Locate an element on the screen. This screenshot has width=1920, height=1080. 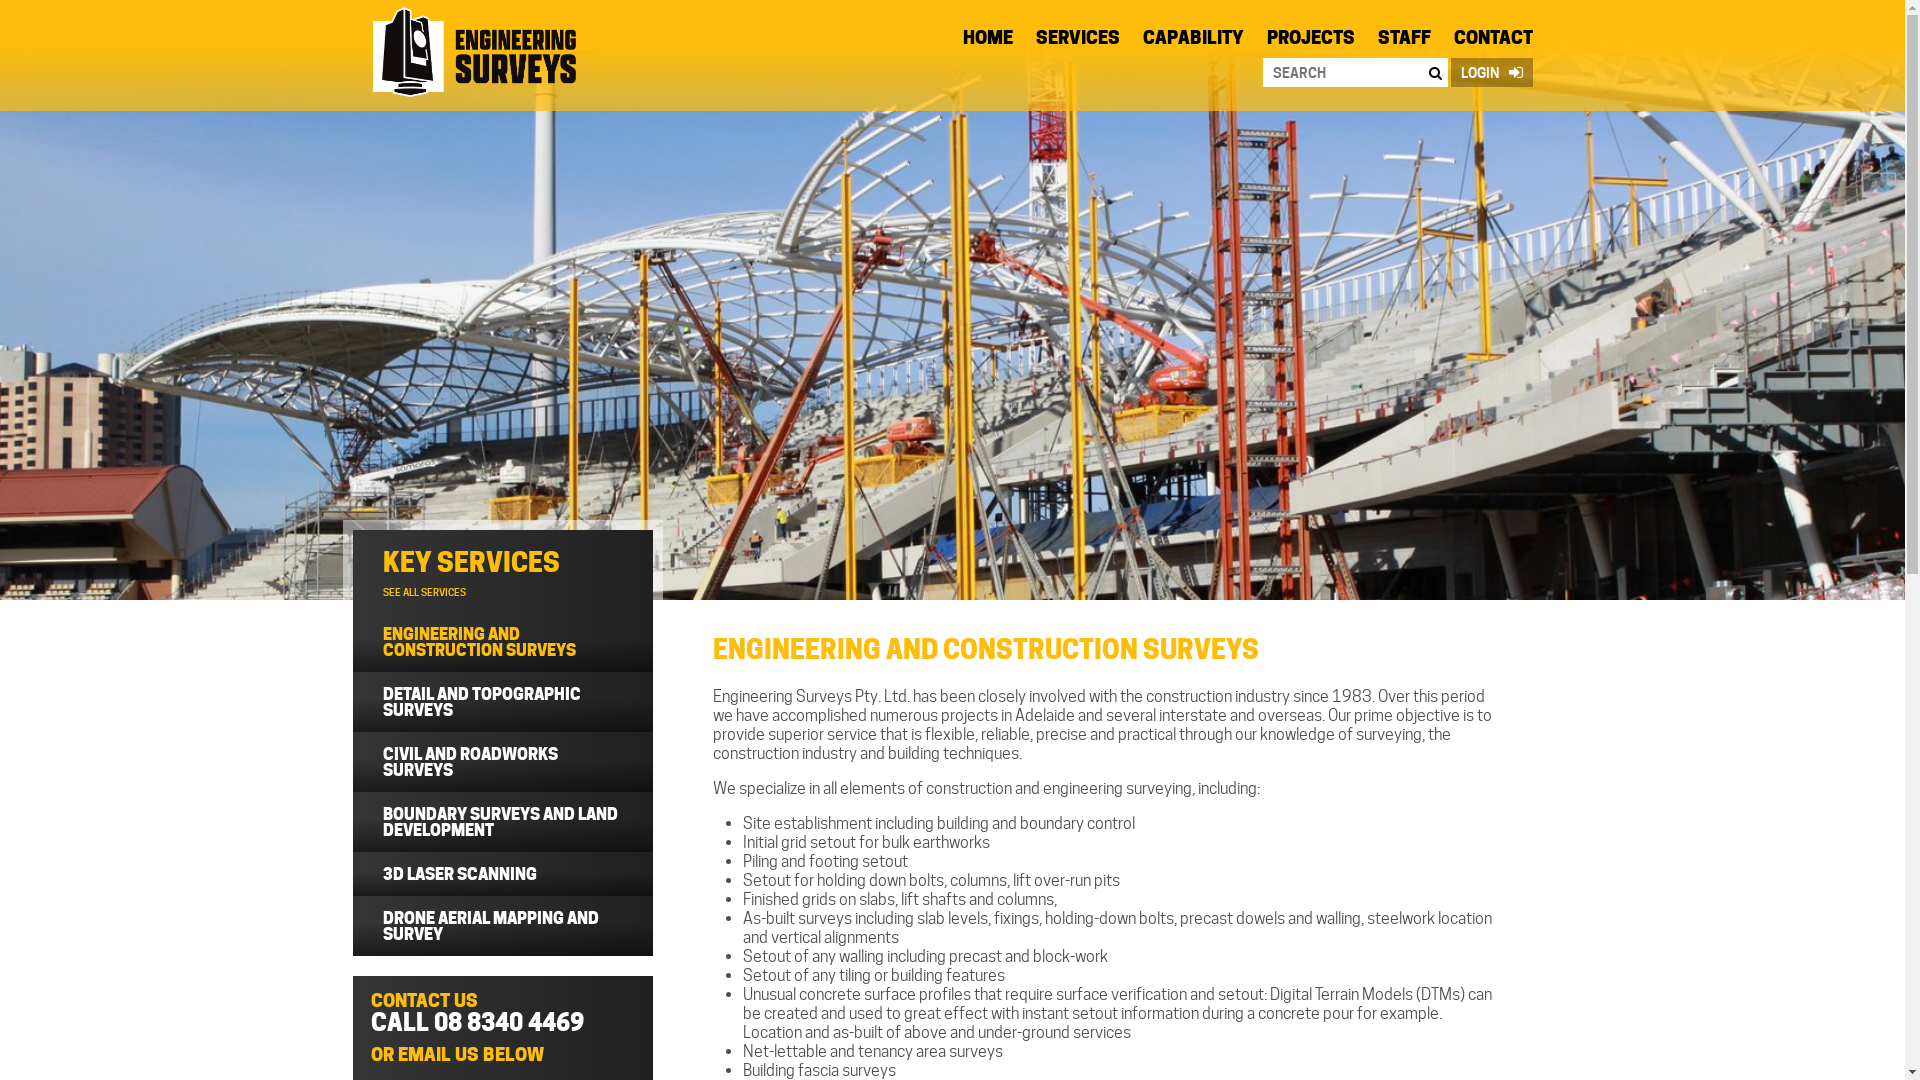
'DETAIL AND TOPOGRAPHIC SURVEYS' is located at coordinates (502, 701).